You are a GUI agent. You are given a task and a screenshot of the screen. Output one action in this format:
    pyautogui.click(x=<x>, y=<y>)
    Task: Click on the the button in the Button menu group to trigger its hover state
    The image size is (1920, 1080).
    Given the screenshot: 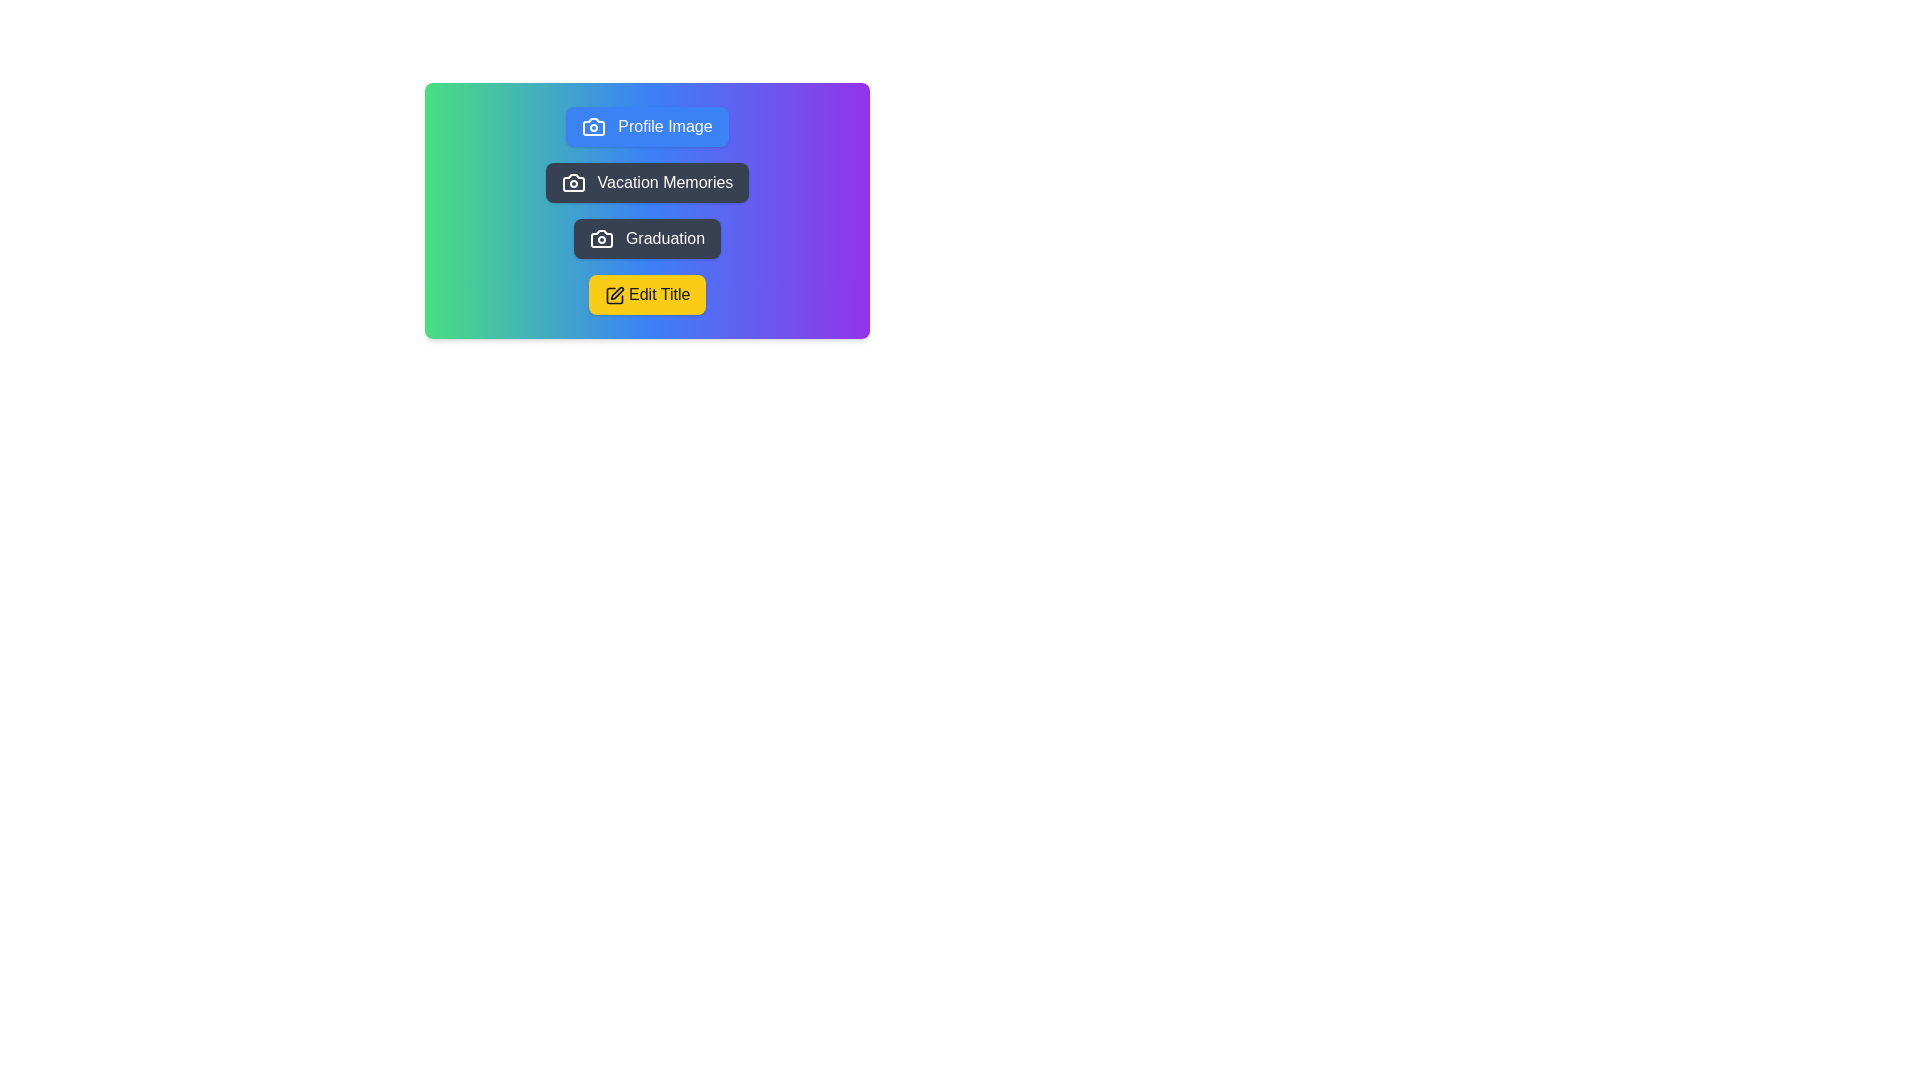 What is the action you would take?
    pyautogui.click(x=647, y=211)
    